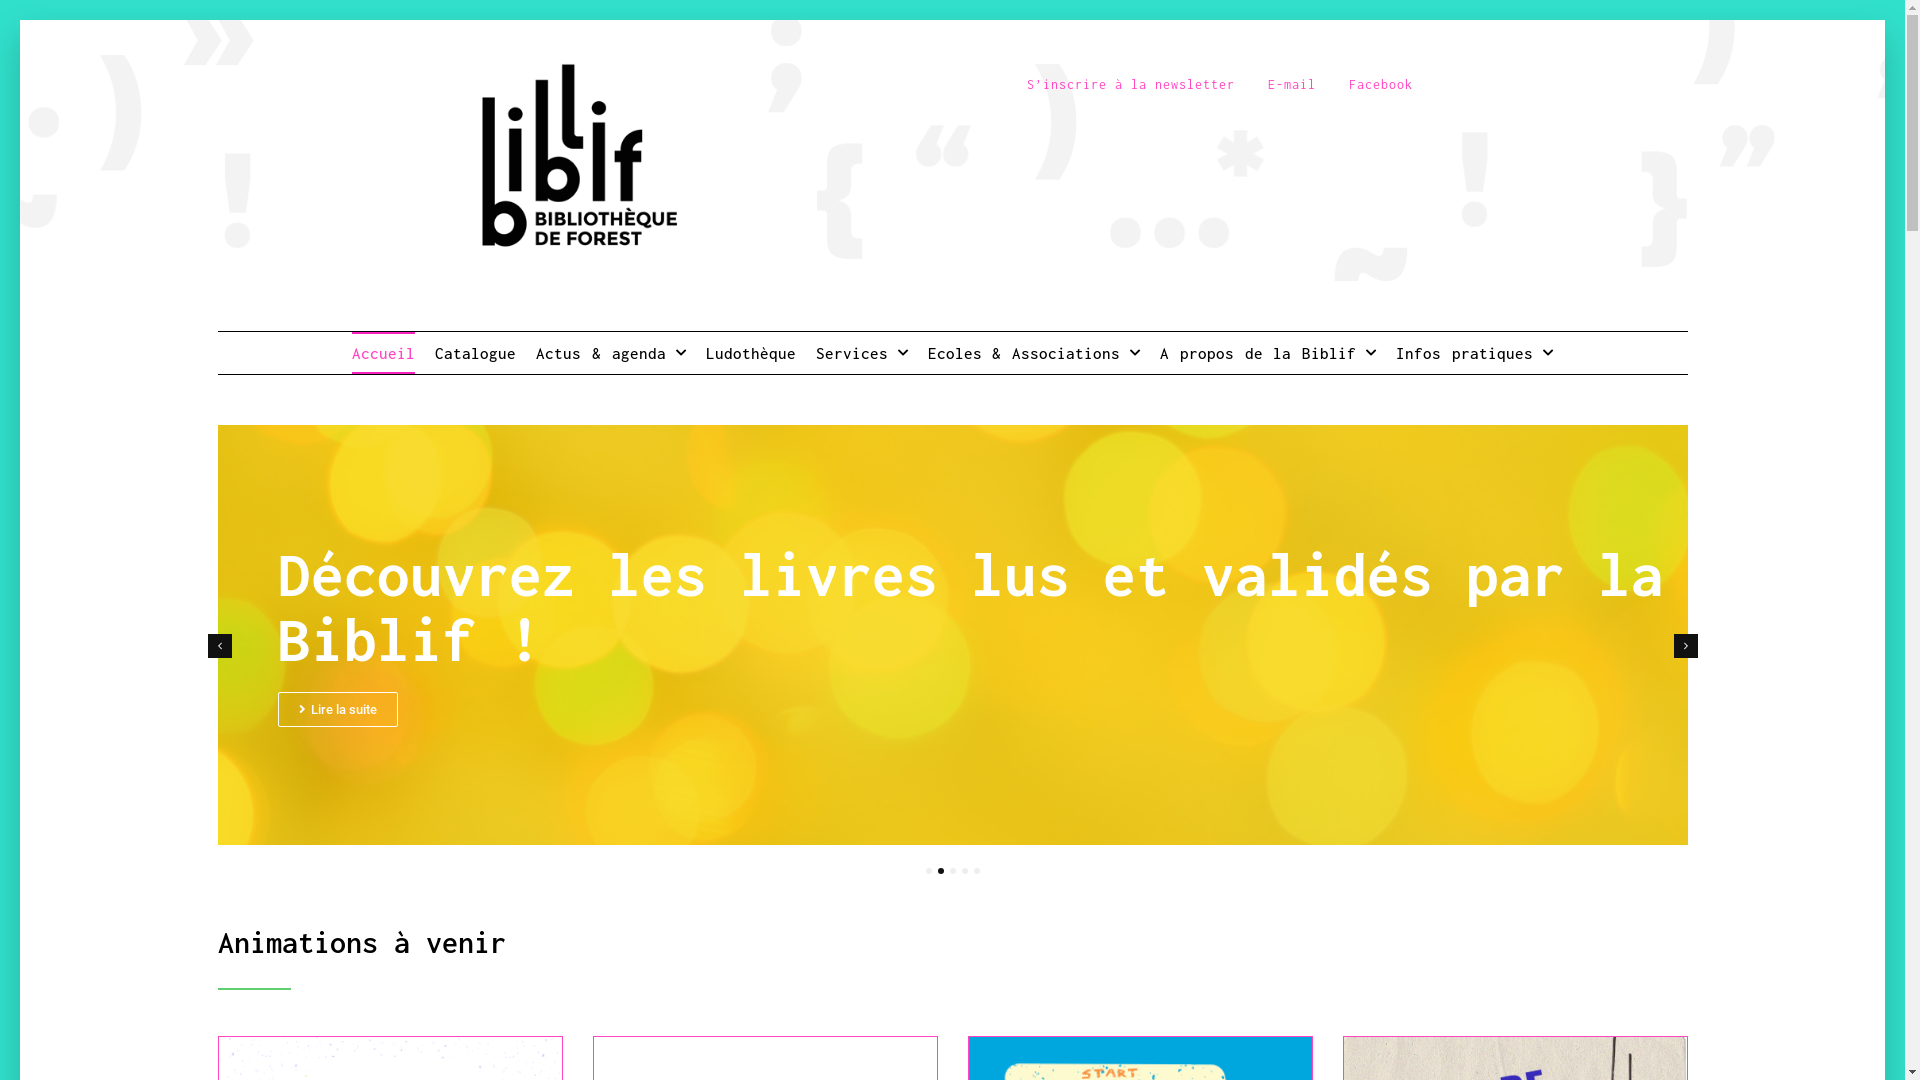 This screenshot has height=1080, width=1920. I want to click on 'A propos de la Biblif', so click(1160, 352).